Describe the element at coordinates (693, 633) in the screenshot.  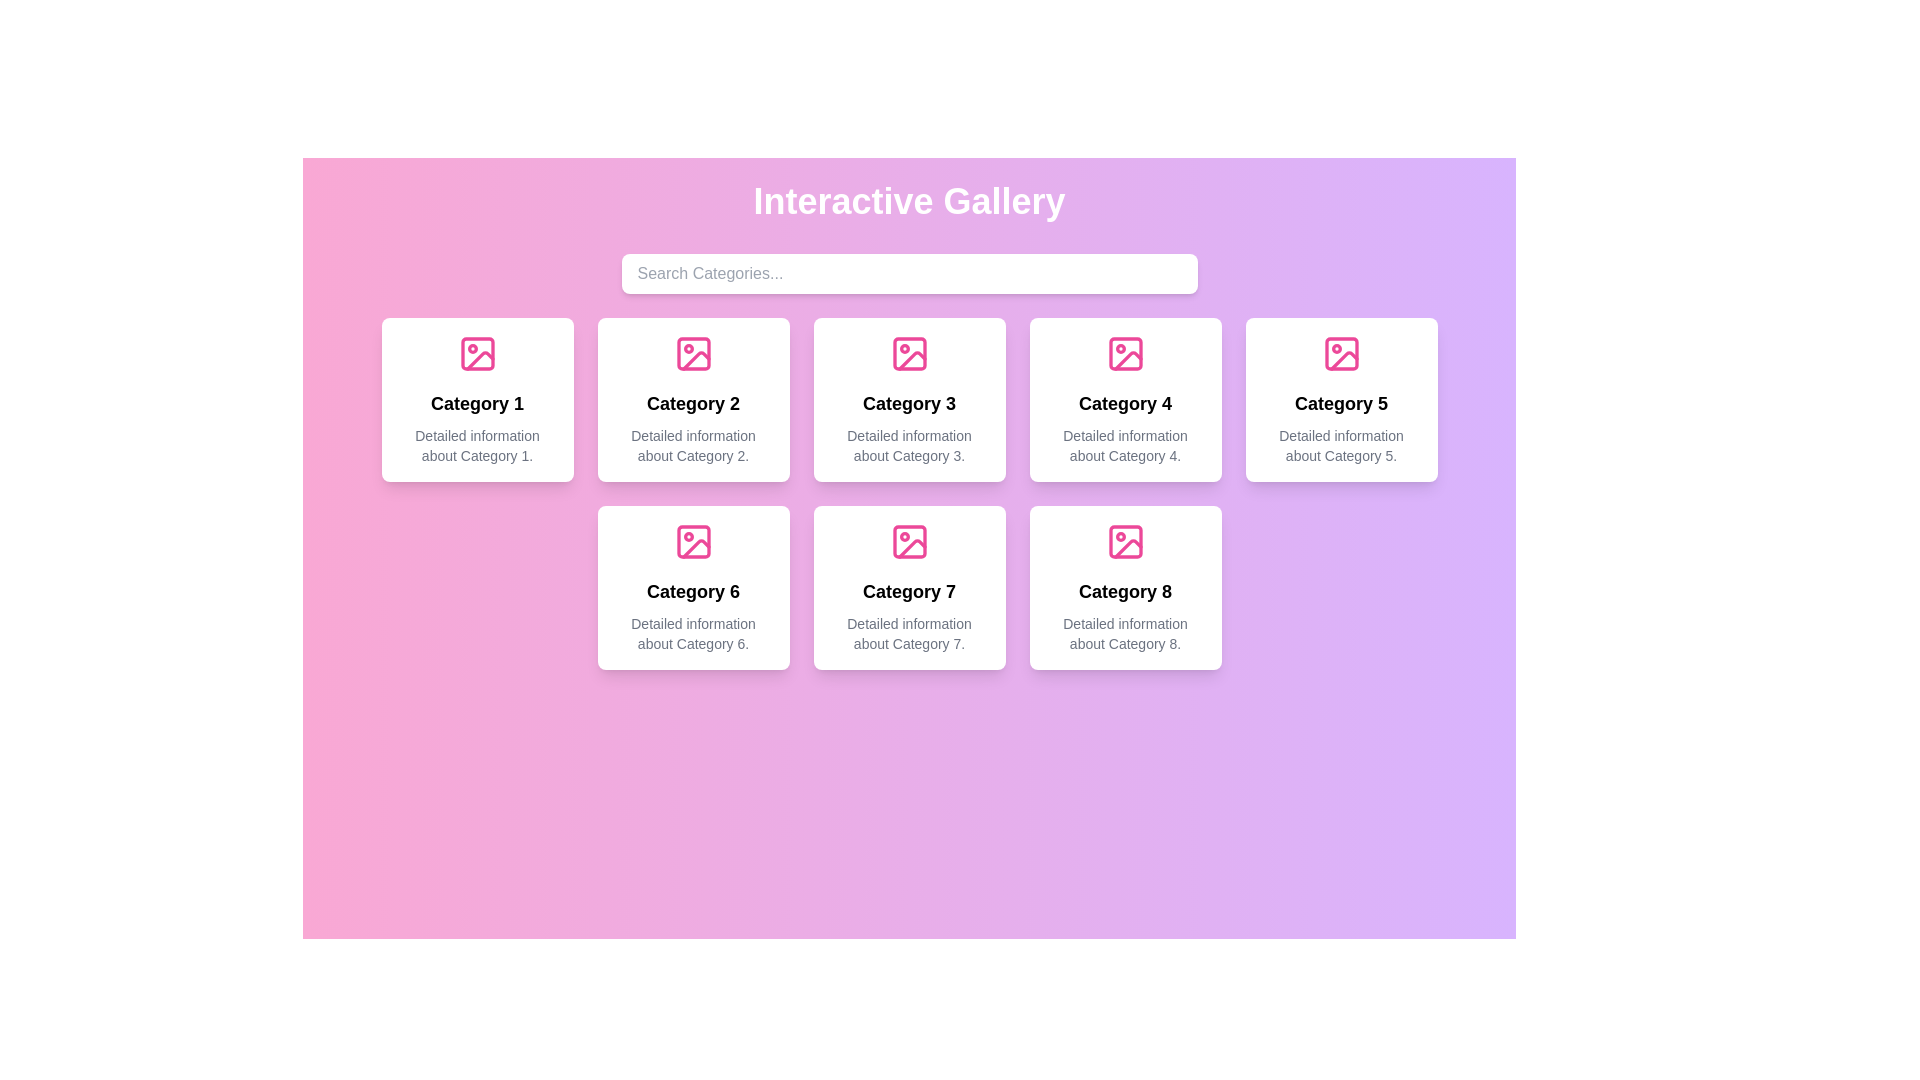
I see `text from the text block displaying 'Detailed information about Category 6.', which is styled with a small font size and located at the bottom portion of its containing card` at that location.